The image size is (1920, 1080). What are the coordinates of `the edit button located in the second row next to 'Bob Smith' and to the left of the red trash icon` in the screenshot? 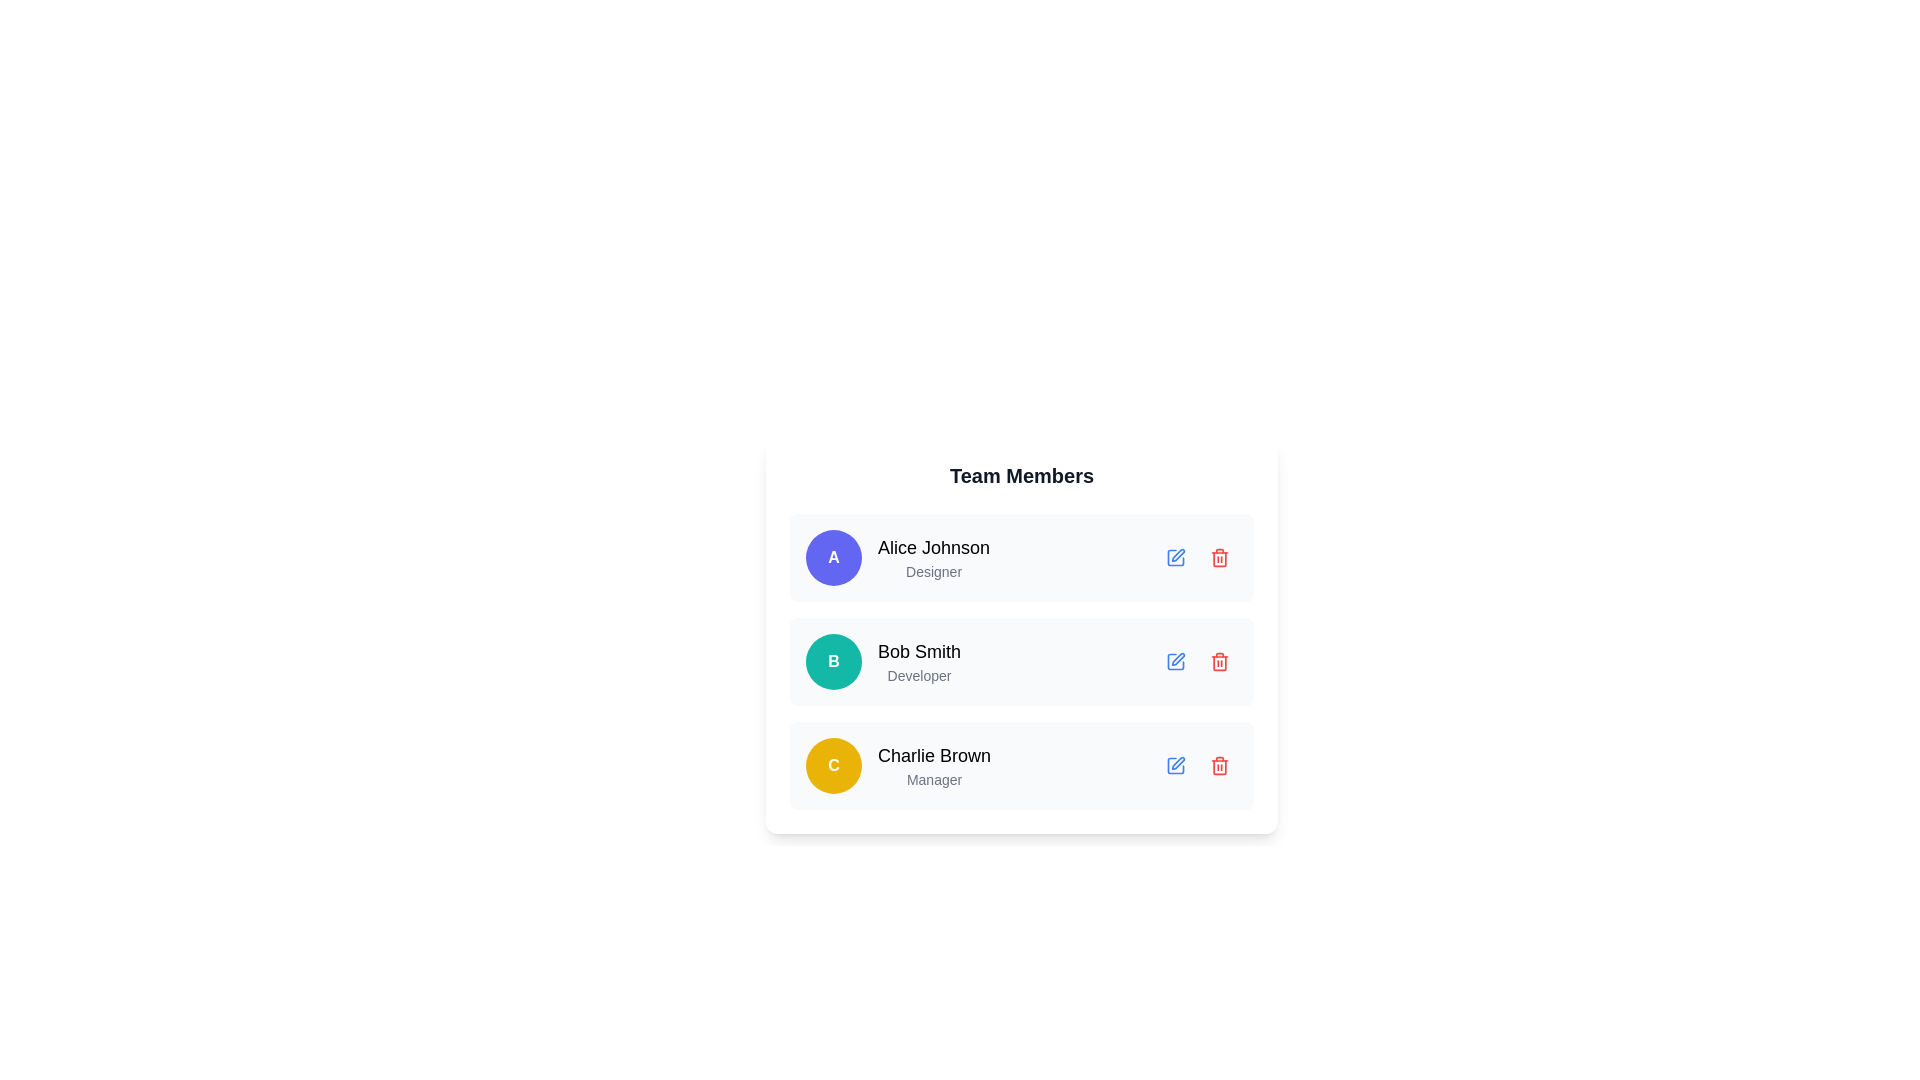 It's located at (1176, 662).